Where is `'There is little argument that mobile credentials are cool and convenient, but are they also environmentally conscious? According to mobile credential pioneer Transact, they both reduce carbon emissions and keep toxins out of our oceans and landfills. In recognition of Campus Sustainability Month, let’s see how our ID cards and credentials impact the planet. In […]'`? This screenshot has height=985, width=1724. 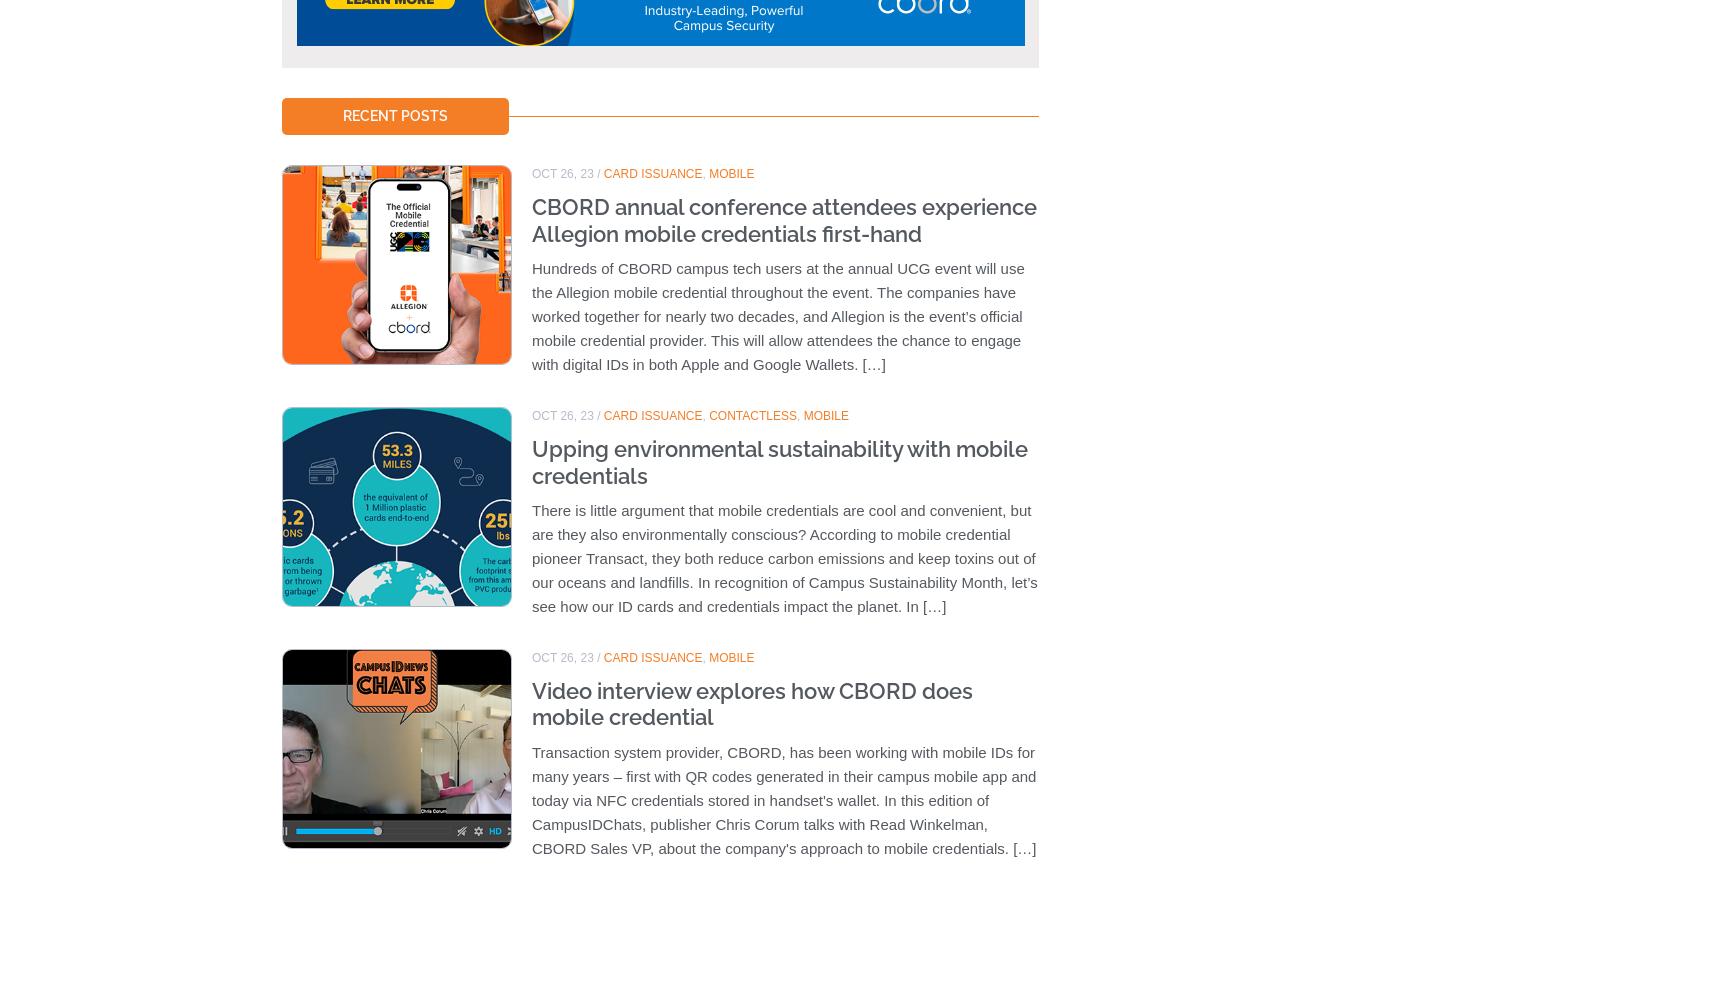 'There is little argument that mobile credentials are cool and convenient, but are they also environmentally conscious? According to mobile credential pioneer Transact, they both reduce carbon emissions and keep toxins out of our oceans and landfills. In recognition of Campus Sustainability Month, let’s see how our ID cards and credentials impact the planet. In […]' is located at coordinates (784, 557).